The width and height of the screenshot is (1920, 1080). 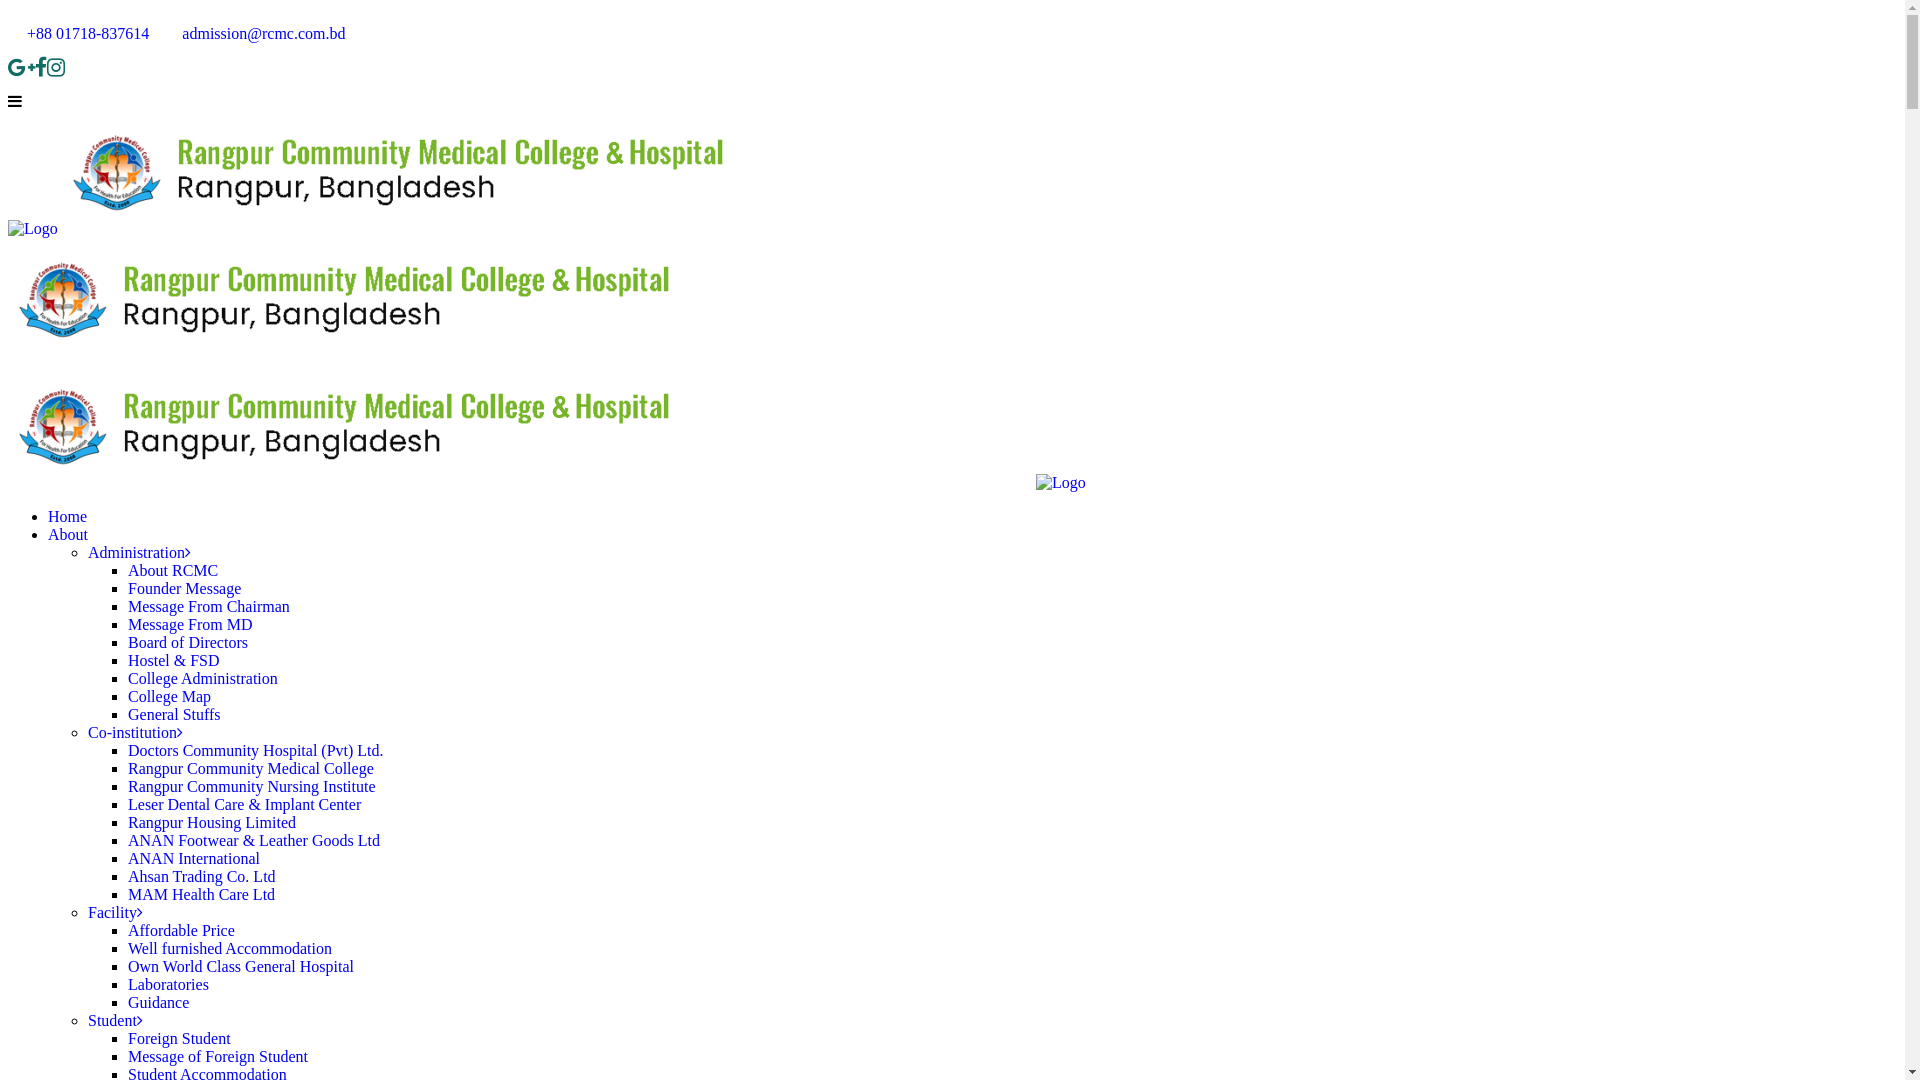 I want to click on 'Message From Chairman', so click(x=209, y=605).